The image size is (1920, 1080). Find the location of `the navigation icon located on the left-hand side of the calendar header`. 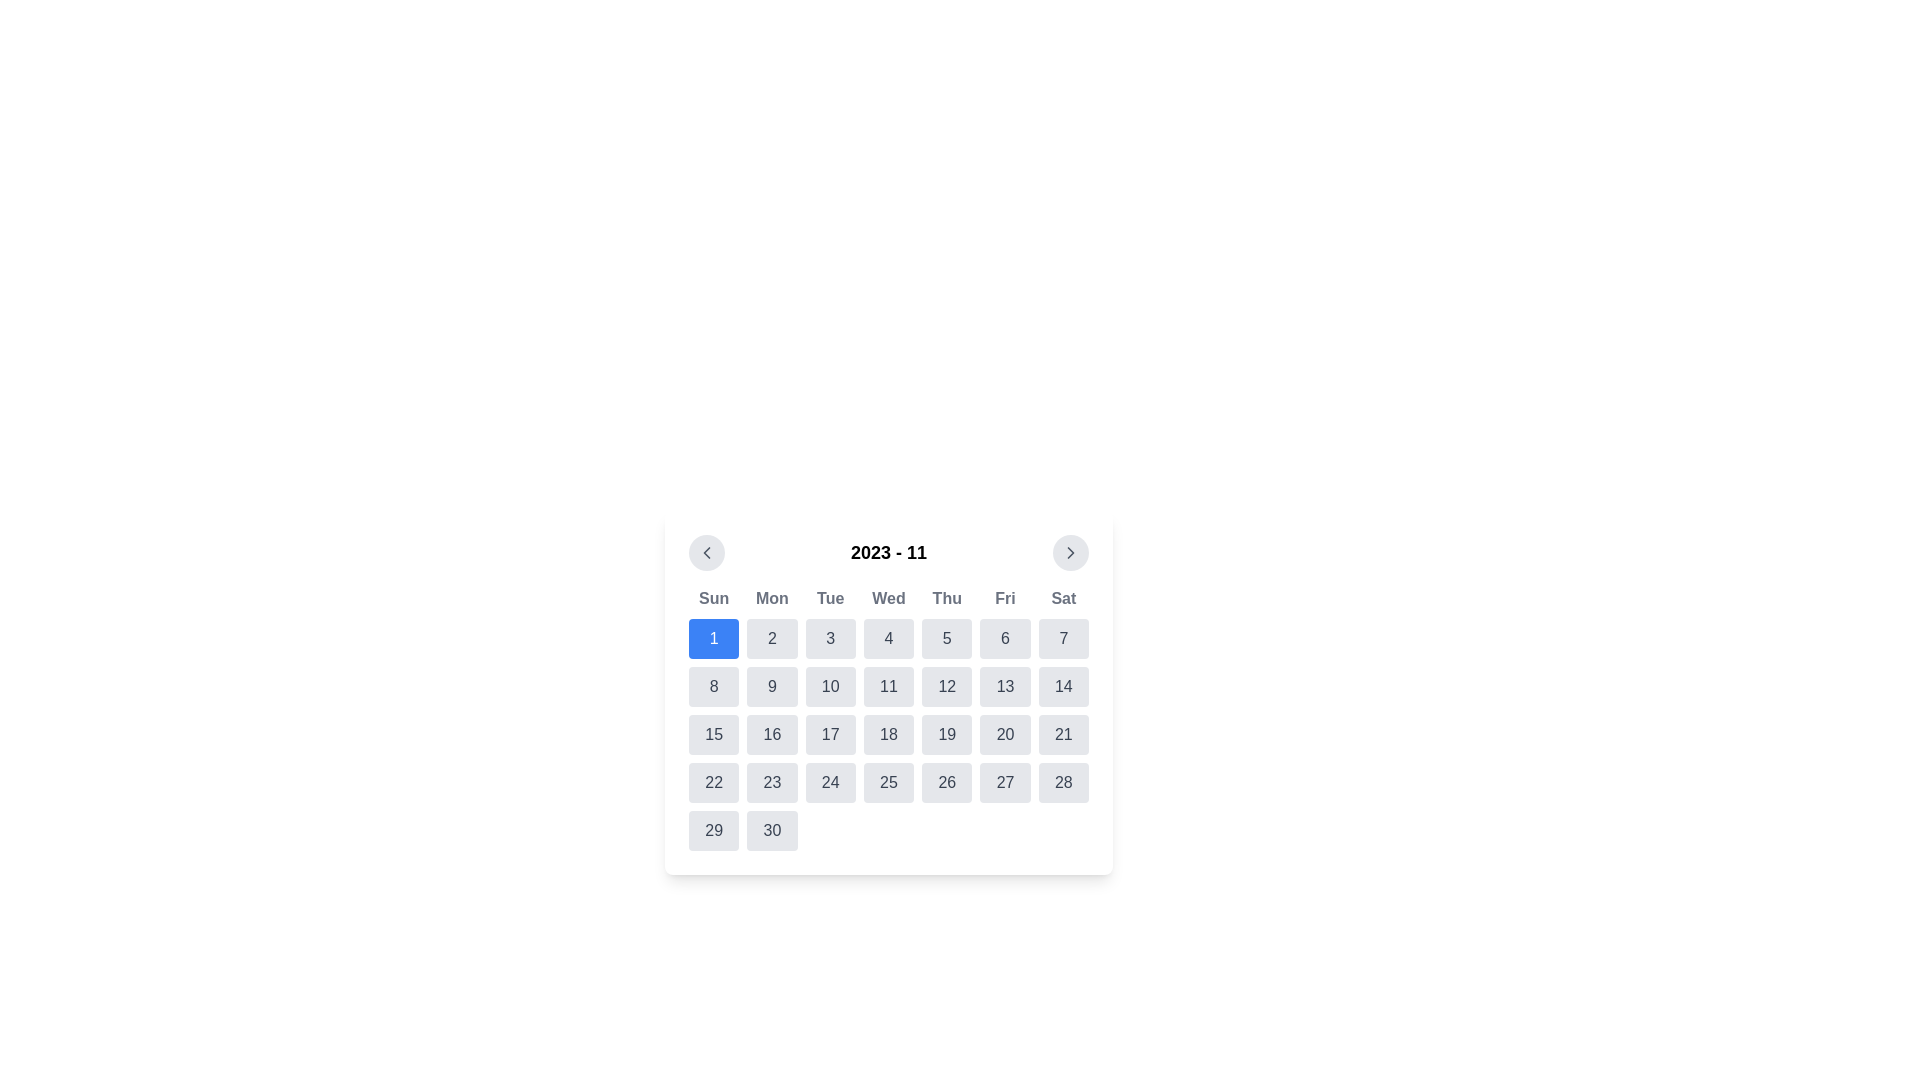

the navigation icon located on the left-hand side of the calendar header is located at coordinates (706, 552).